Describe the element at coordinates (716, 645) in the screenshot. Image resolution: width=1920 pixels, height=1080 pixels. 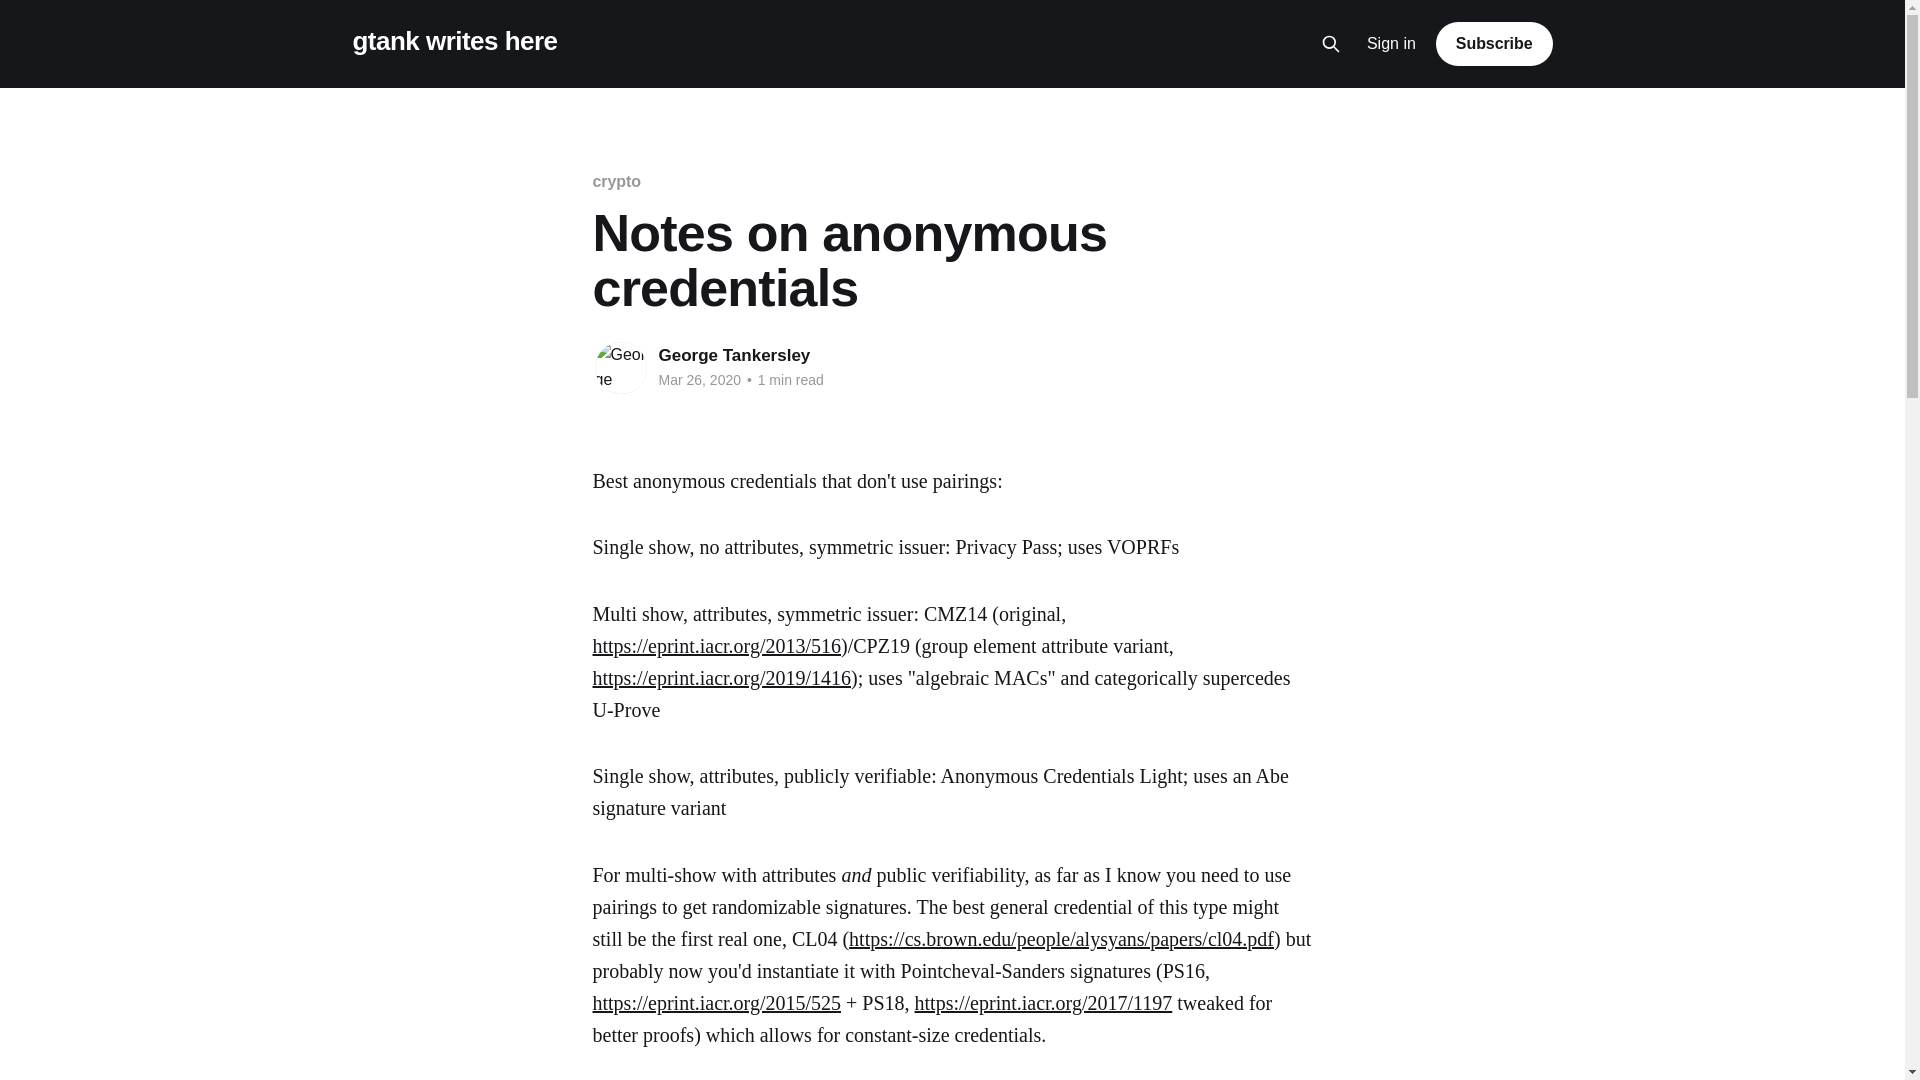
I see `'https://eprint.iacr.org/2013/516'` at that location.